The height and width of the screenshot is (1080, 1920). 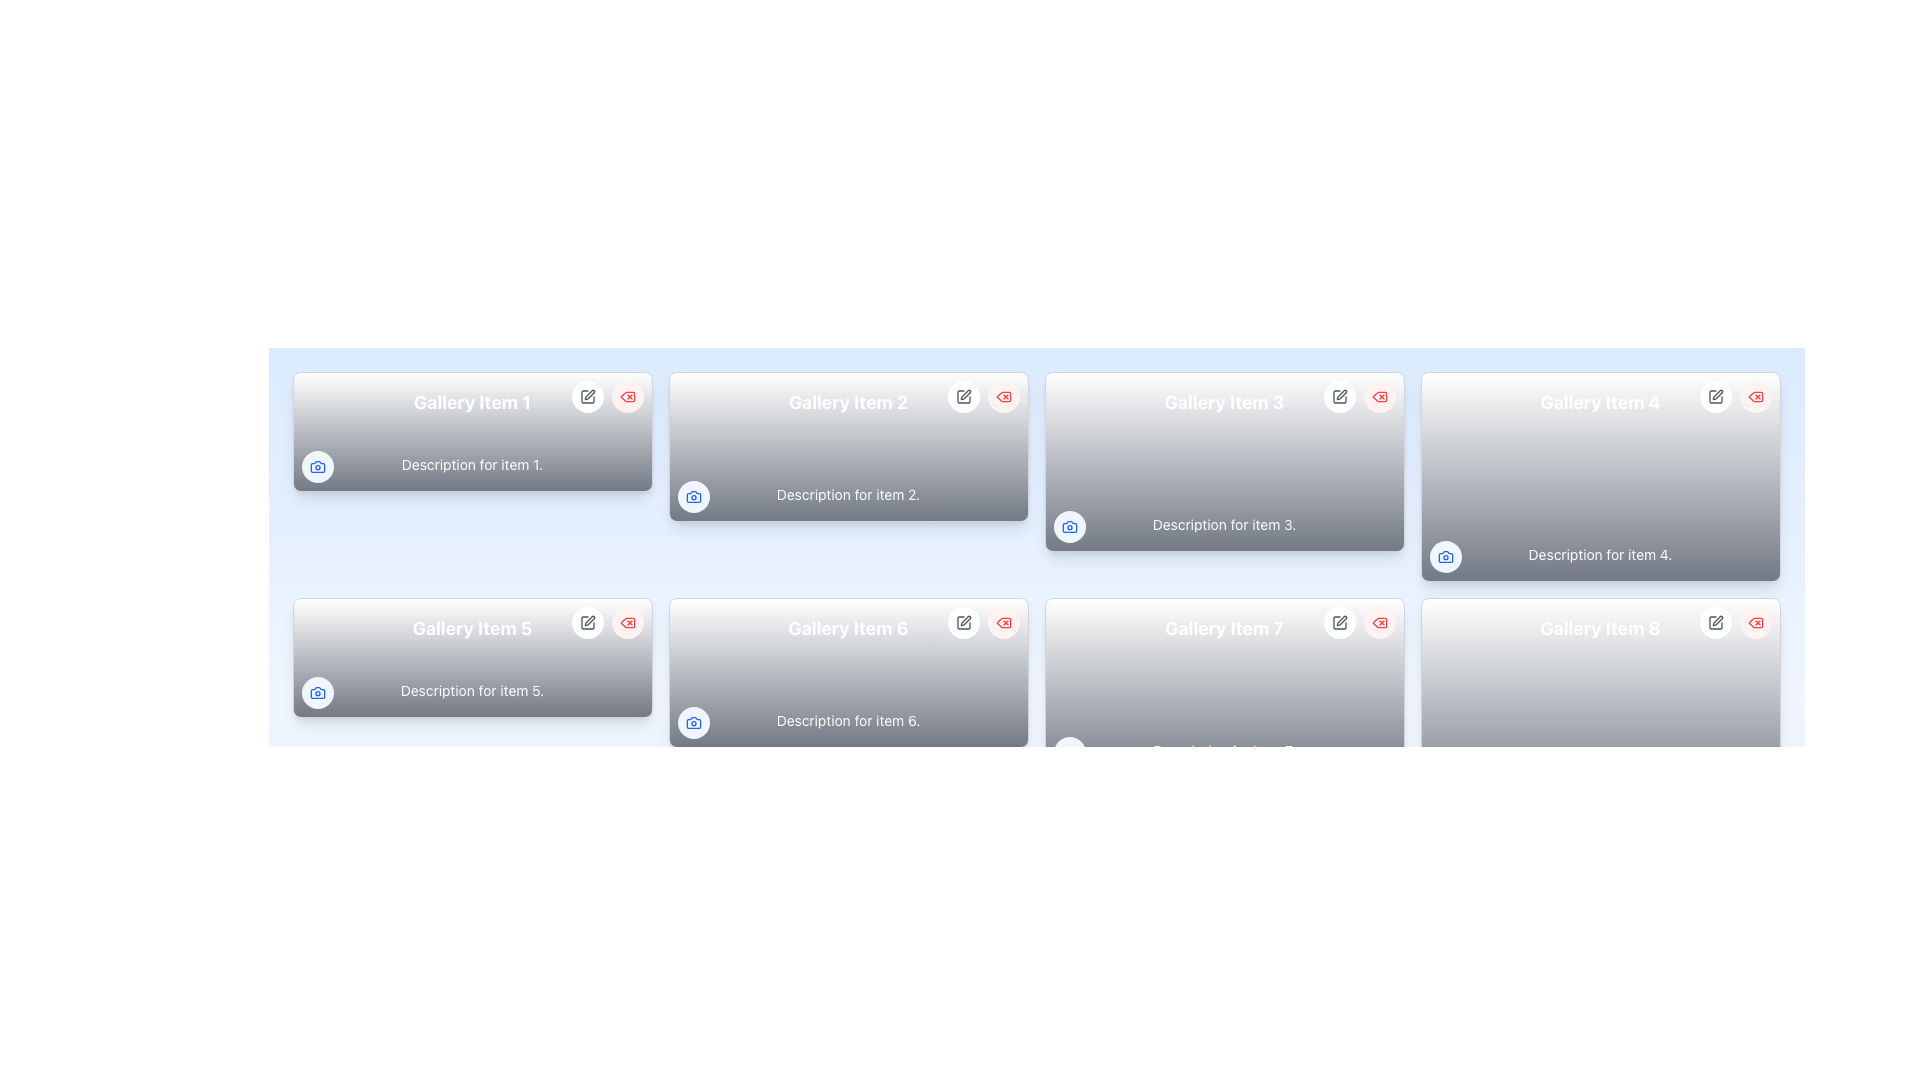 What do you see at coordinates (626, 622) in the screenshot?
I see `the small red trash icon located at the top-right corner of the gallery item card labeled 'Gallery Item 5'` at bounding box center [626, 622].